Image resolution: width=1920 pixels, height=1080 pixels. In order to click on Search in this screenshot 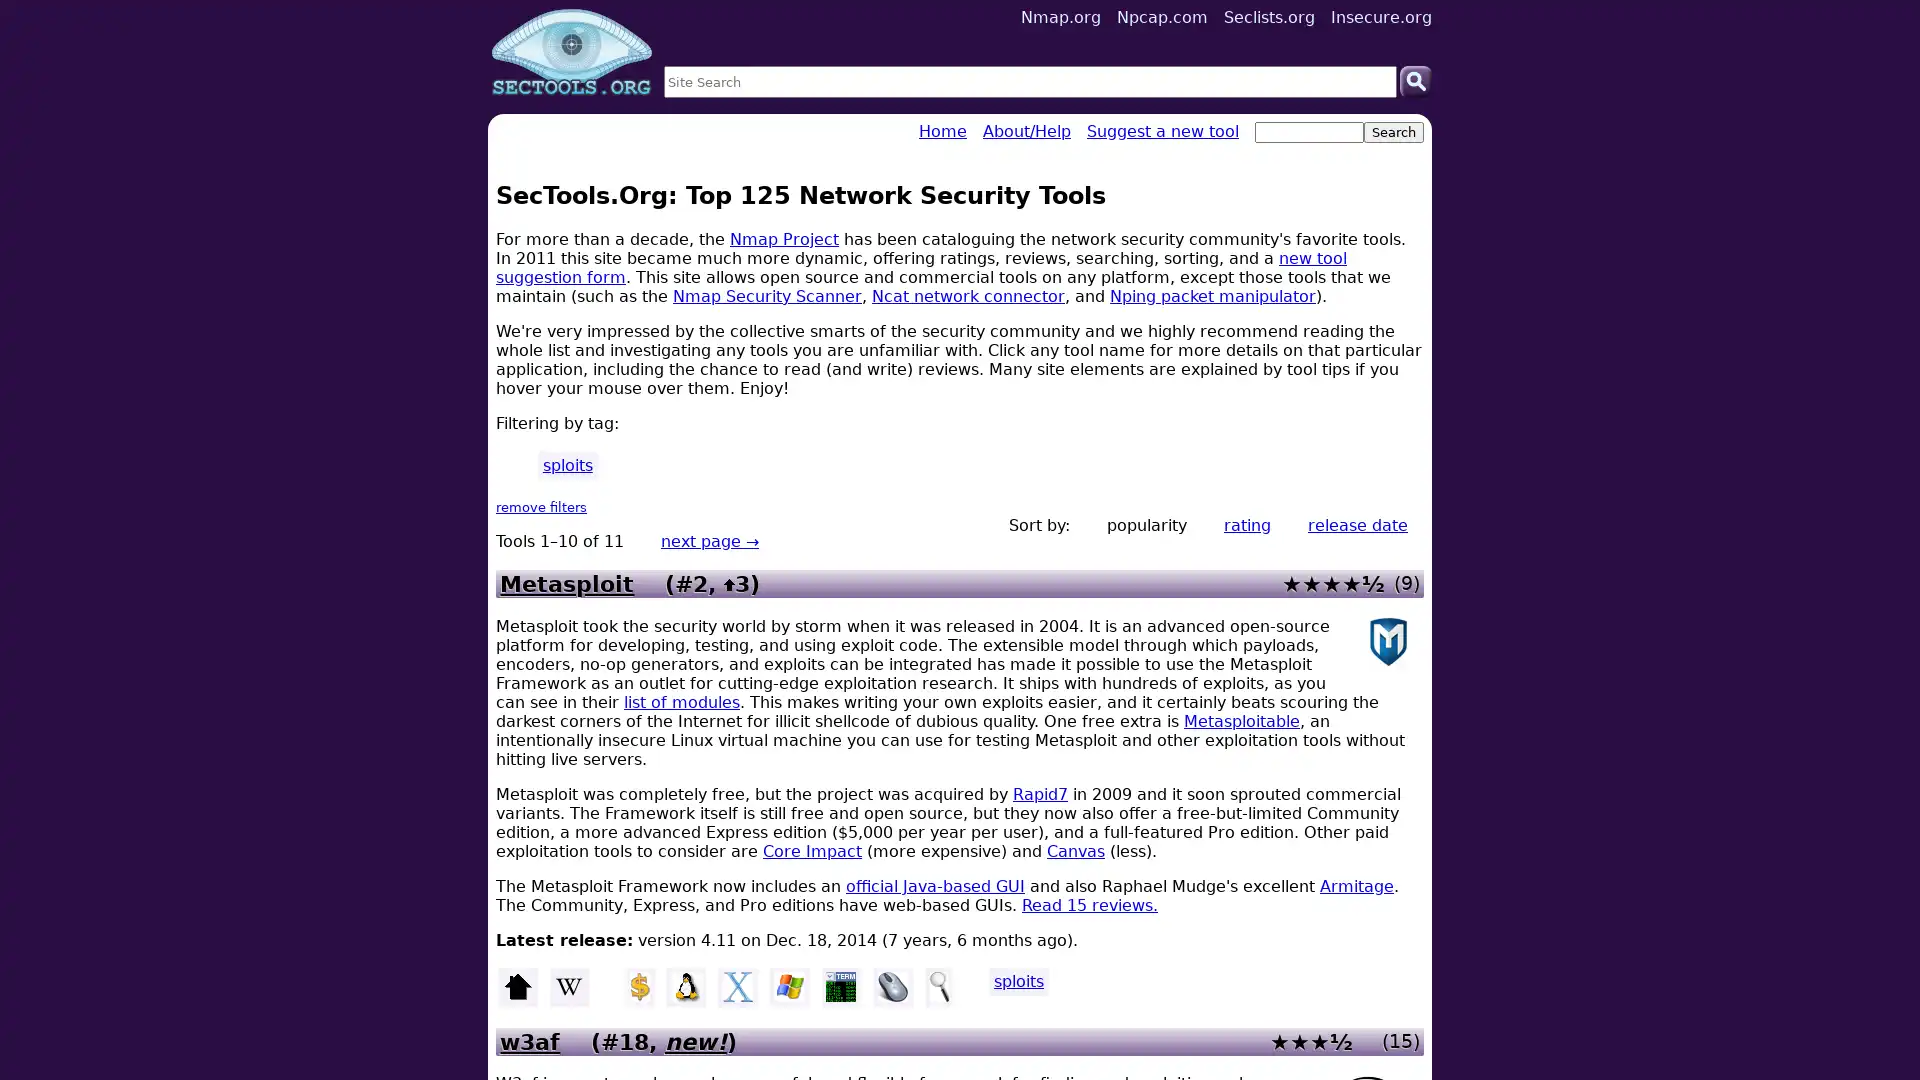, I will do `click(1415, 80)`.